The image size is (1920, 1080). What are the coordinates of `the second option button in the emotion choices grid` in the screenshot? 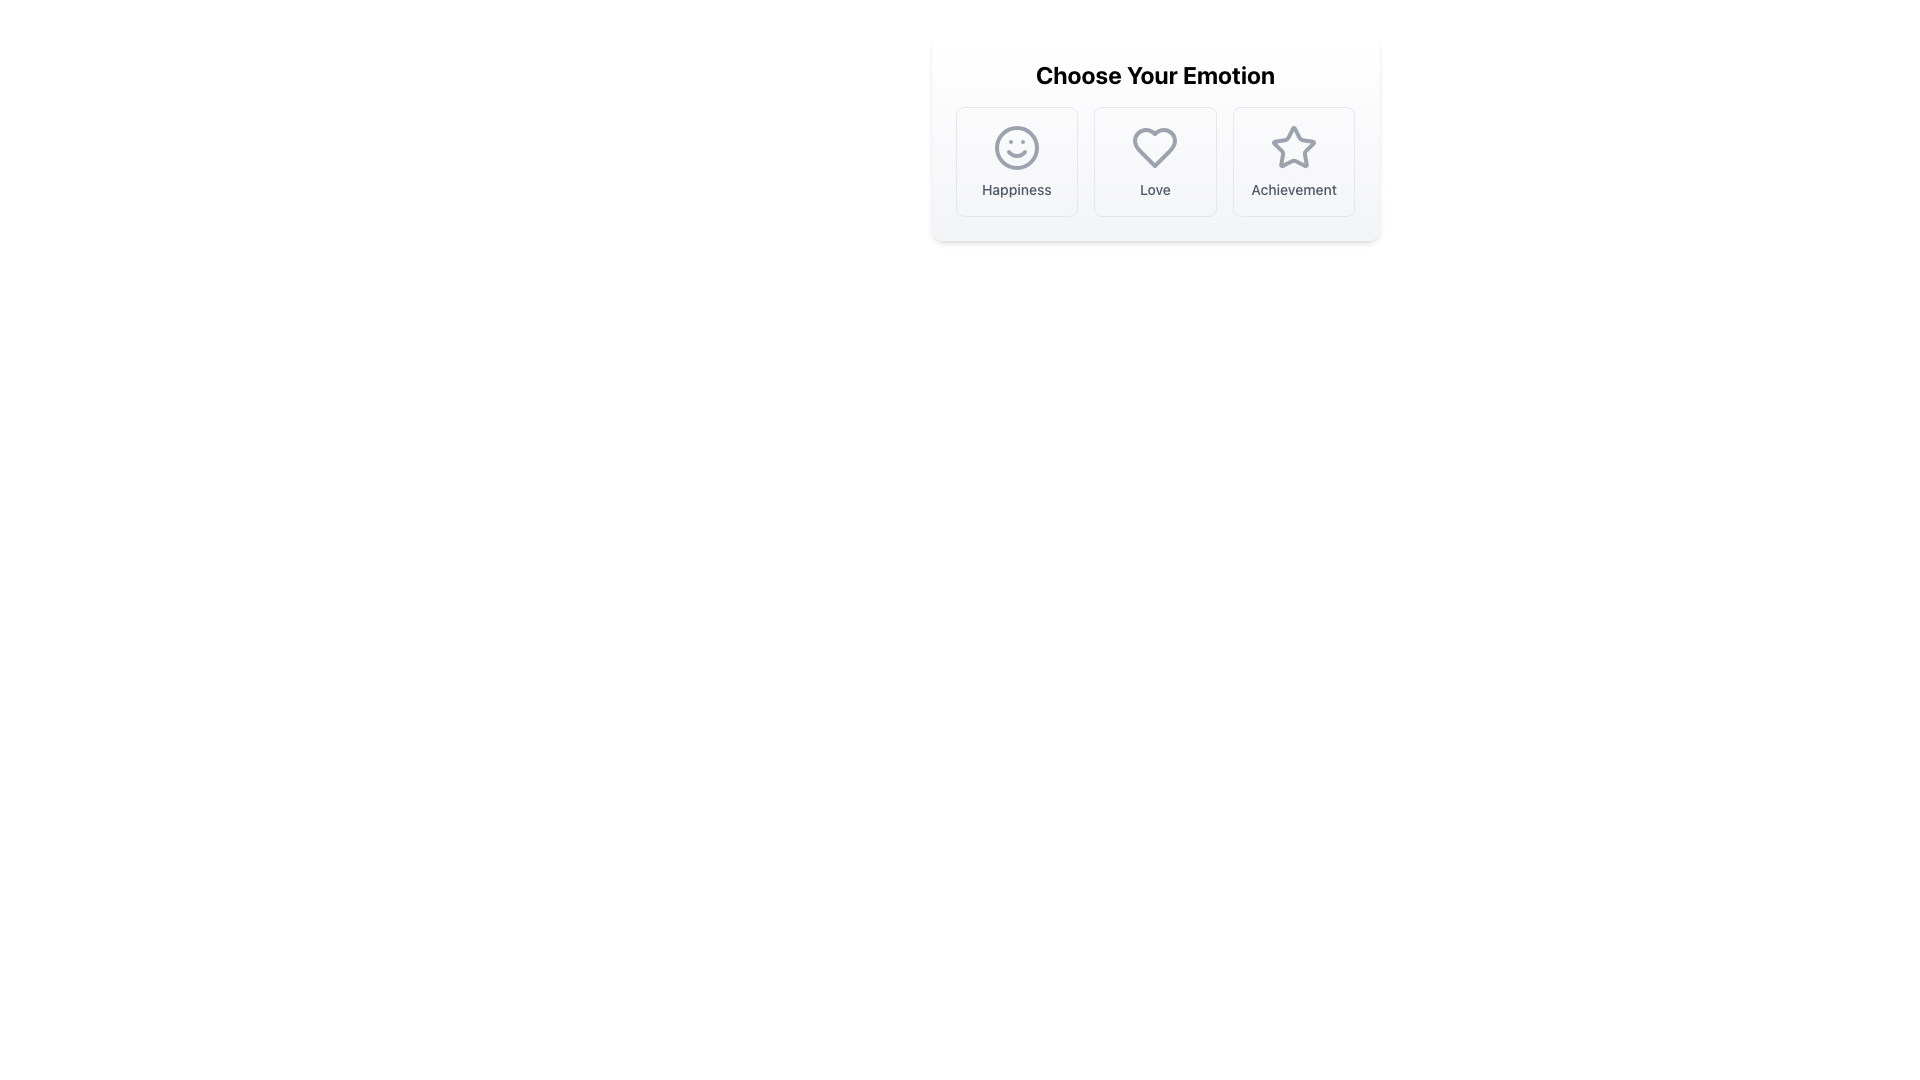 It's located at (1155, 161).